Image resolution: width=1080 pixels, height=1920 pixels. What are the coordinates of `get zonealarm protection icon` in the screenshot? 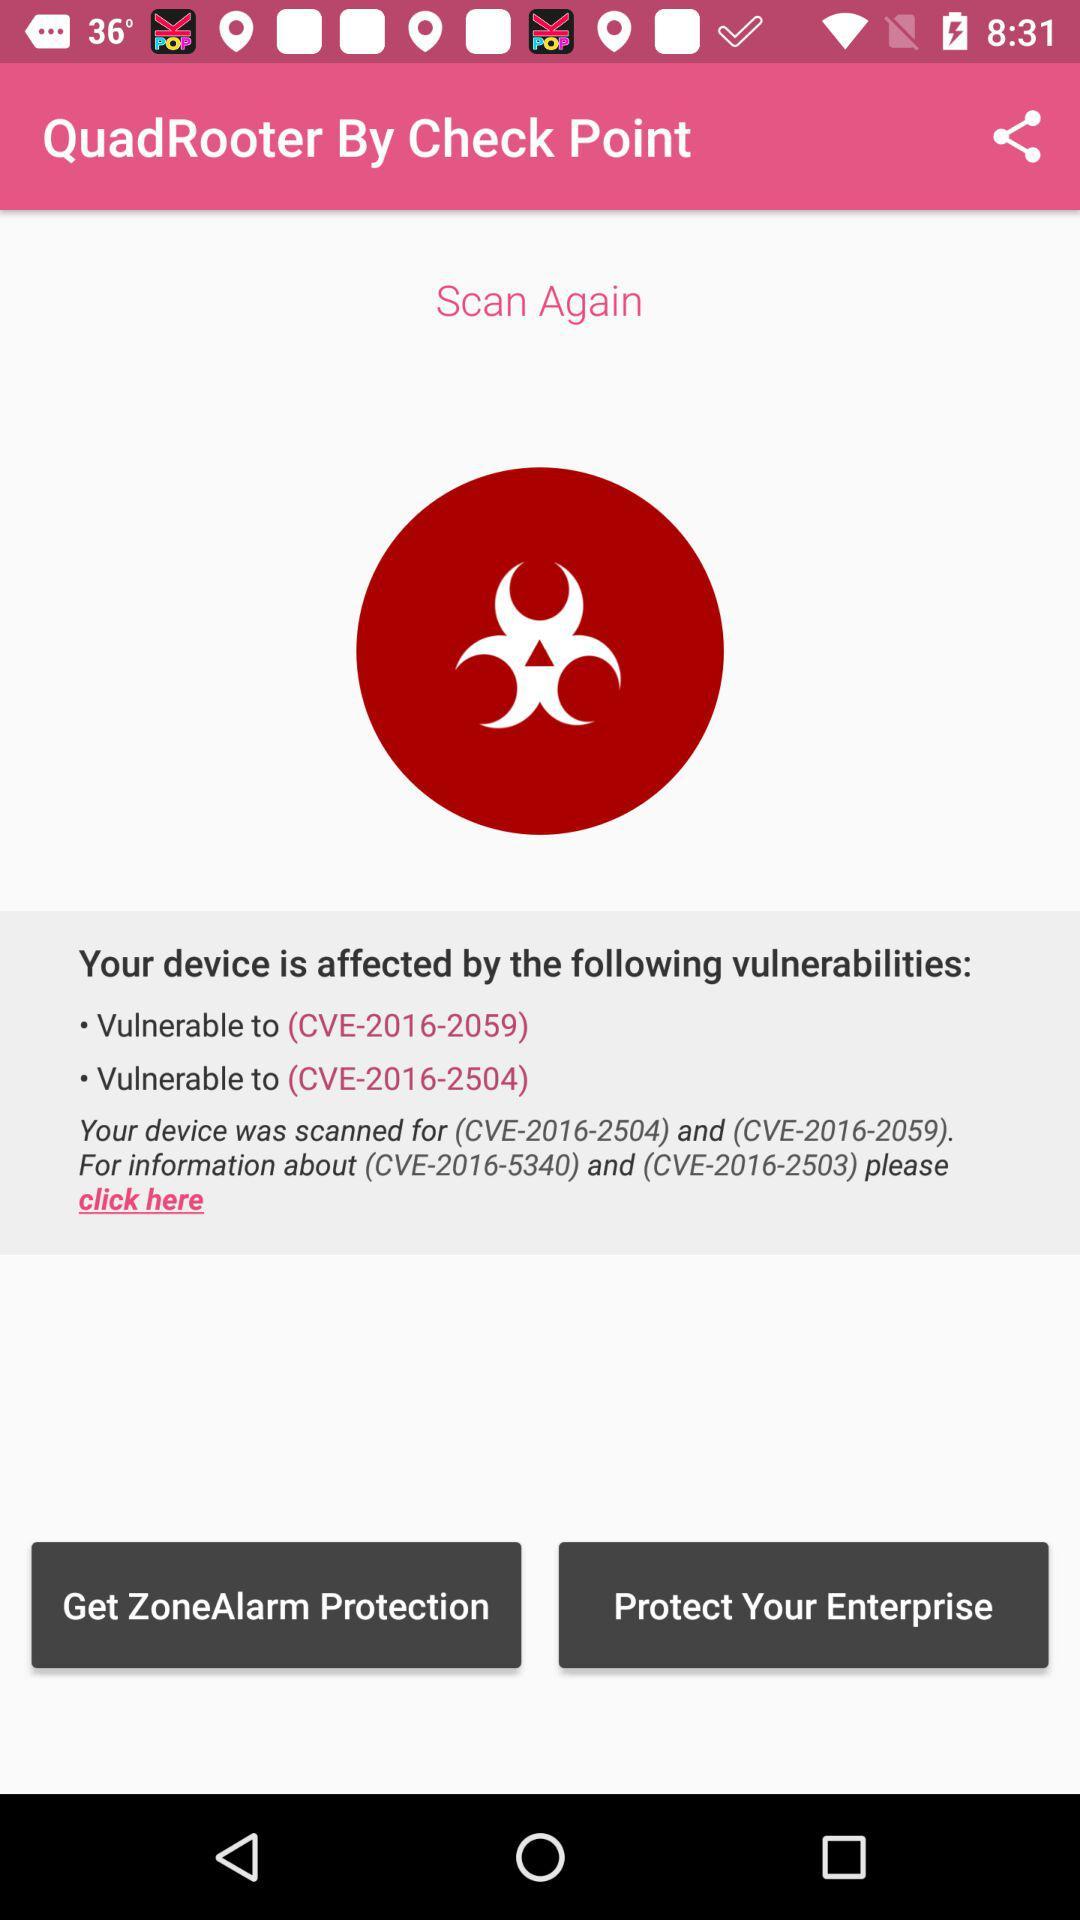 It's located at (276, 1604).